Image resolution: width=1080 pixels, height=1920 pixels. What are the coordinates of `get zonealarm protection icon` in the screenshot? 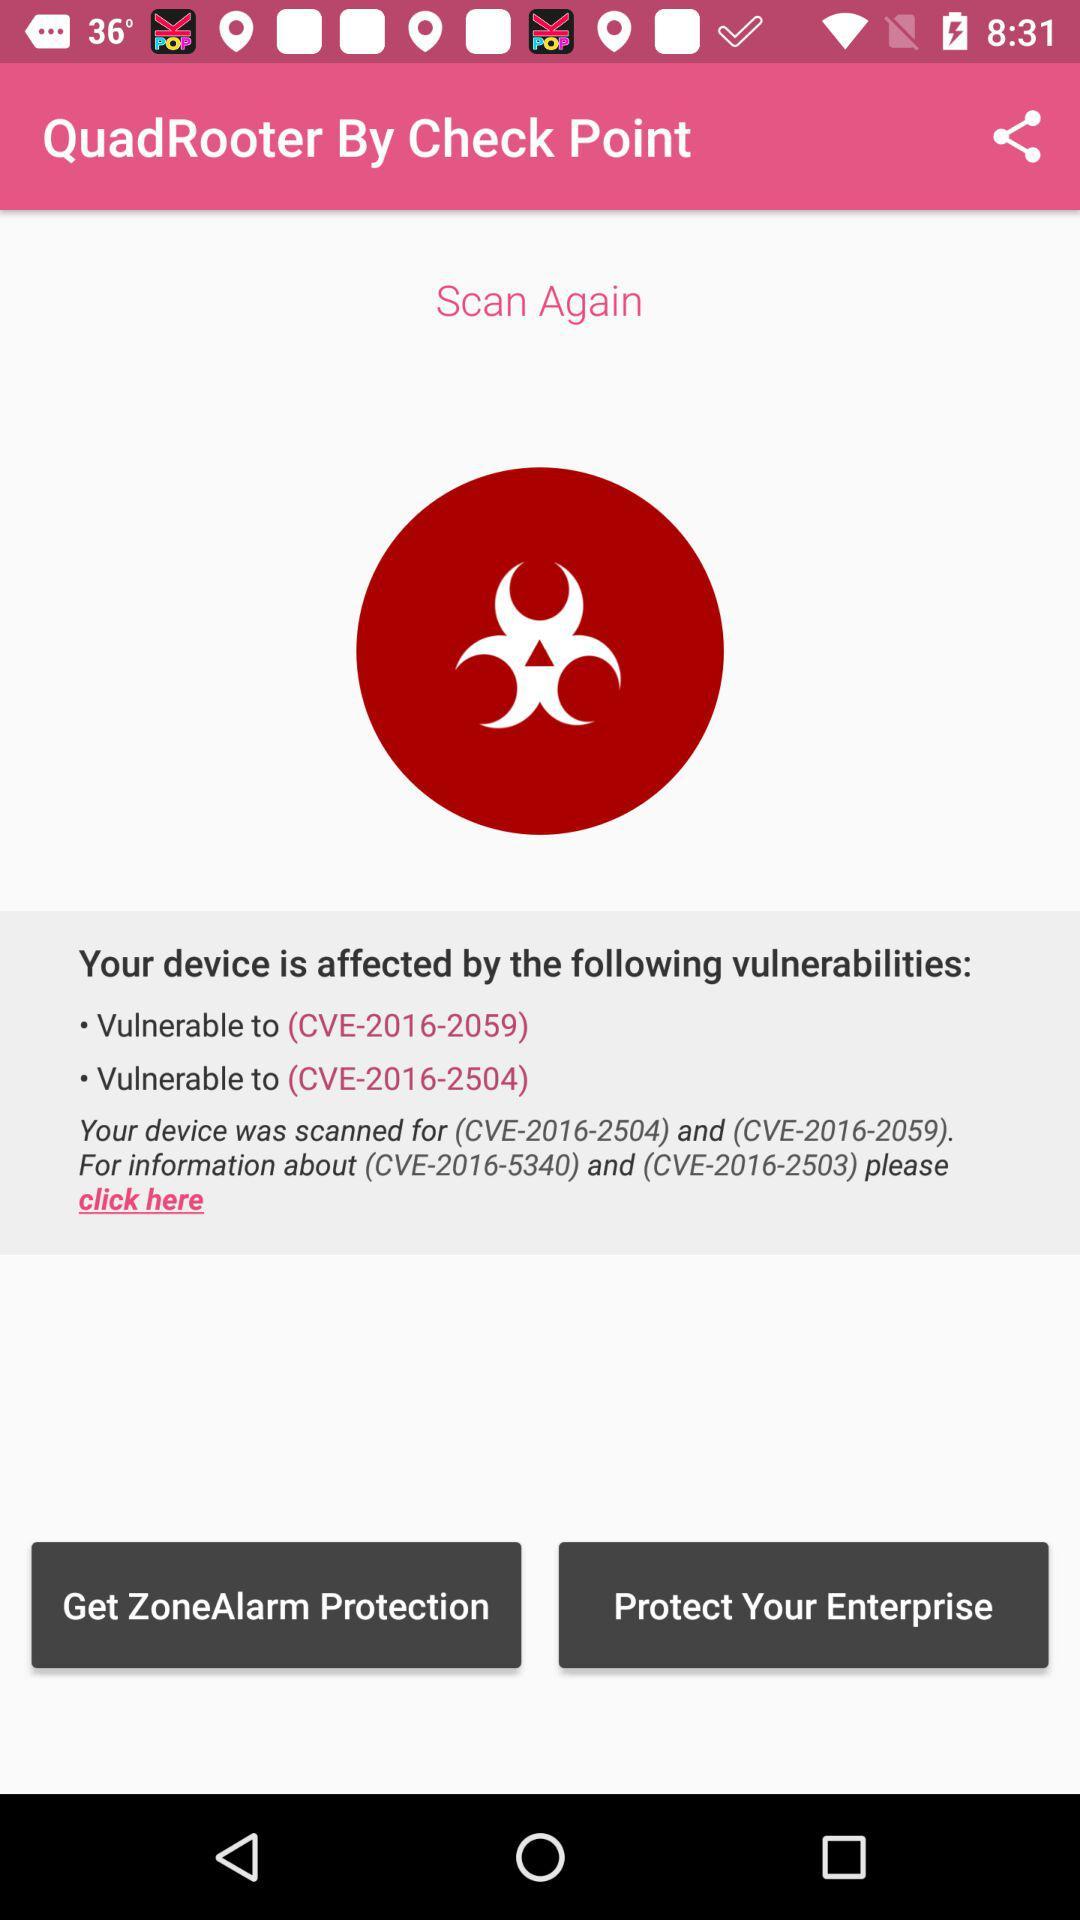 It's located at (276, 1604).